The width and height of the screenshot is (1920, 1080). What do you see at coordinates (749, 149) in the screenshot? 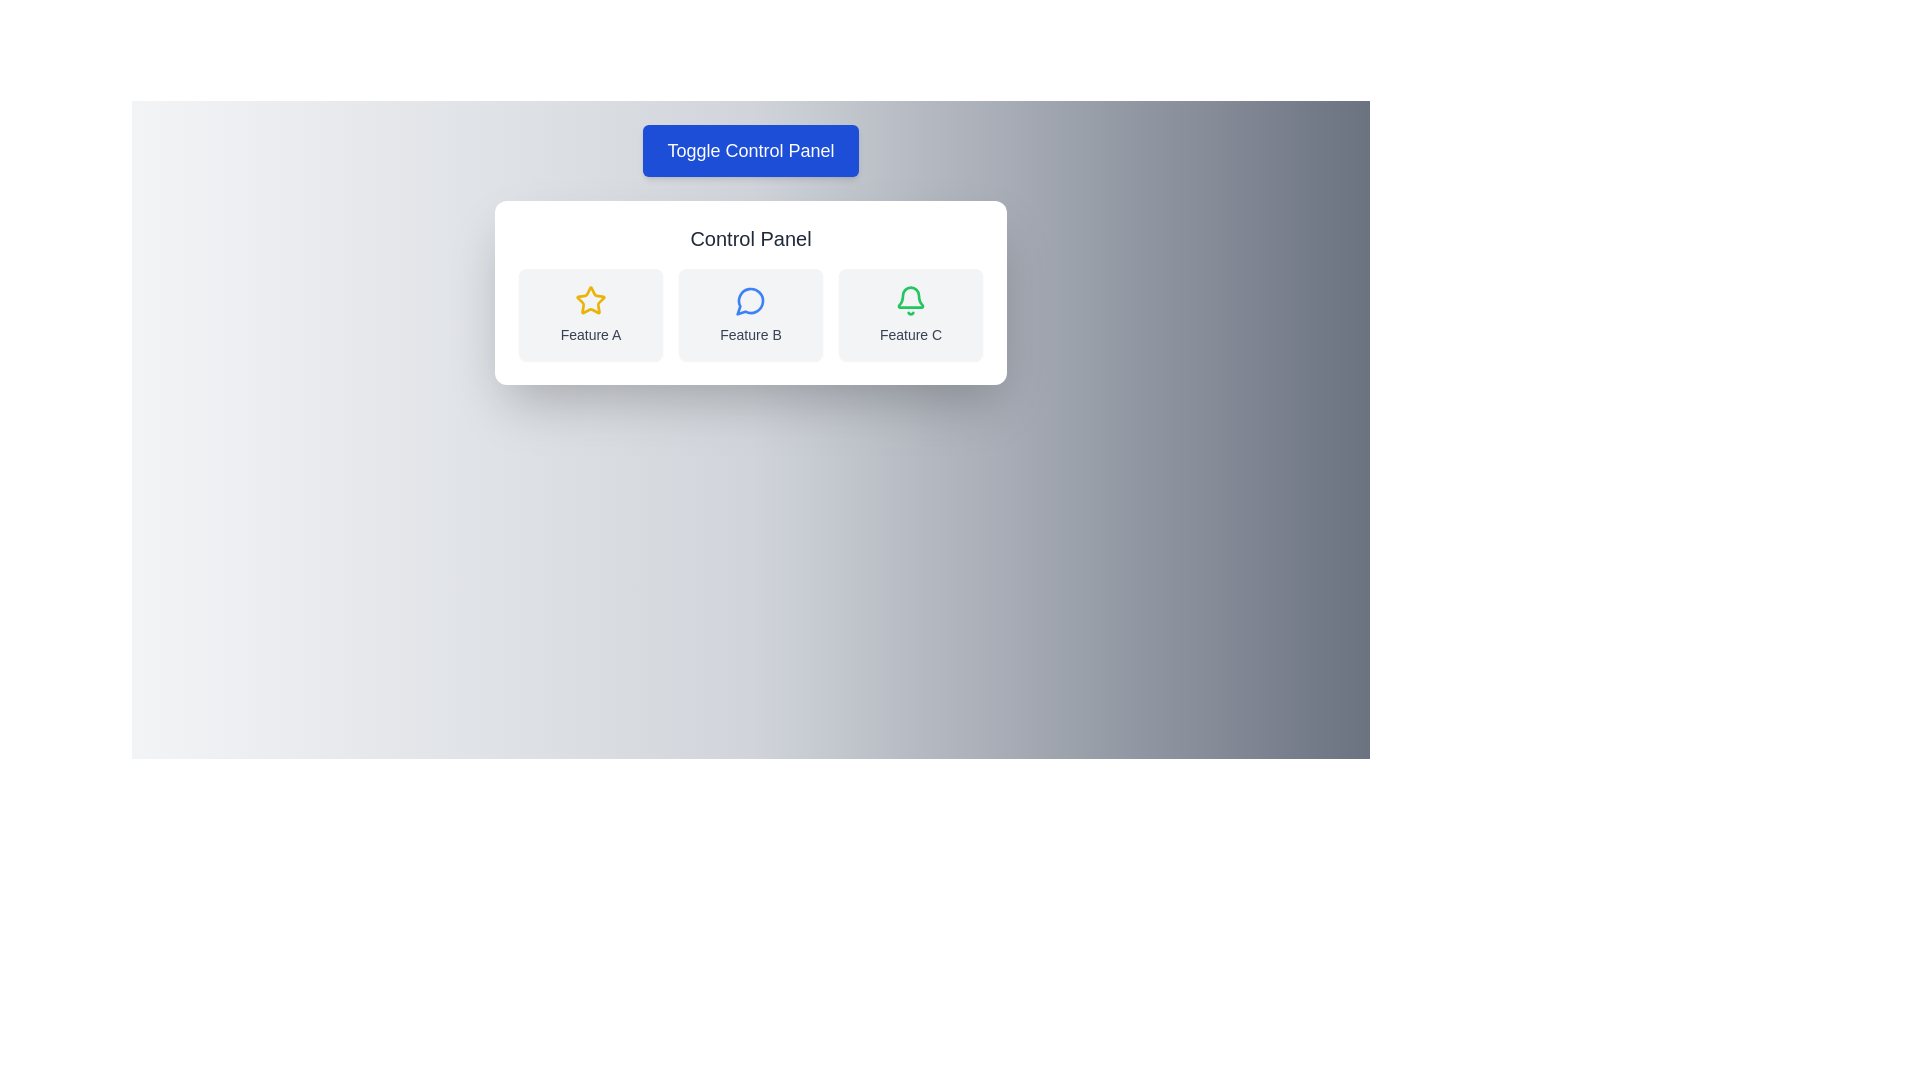
I see `the button that toggles the visibility or functionality of the 'Control Panel' section` at bounding box center [749, 149].